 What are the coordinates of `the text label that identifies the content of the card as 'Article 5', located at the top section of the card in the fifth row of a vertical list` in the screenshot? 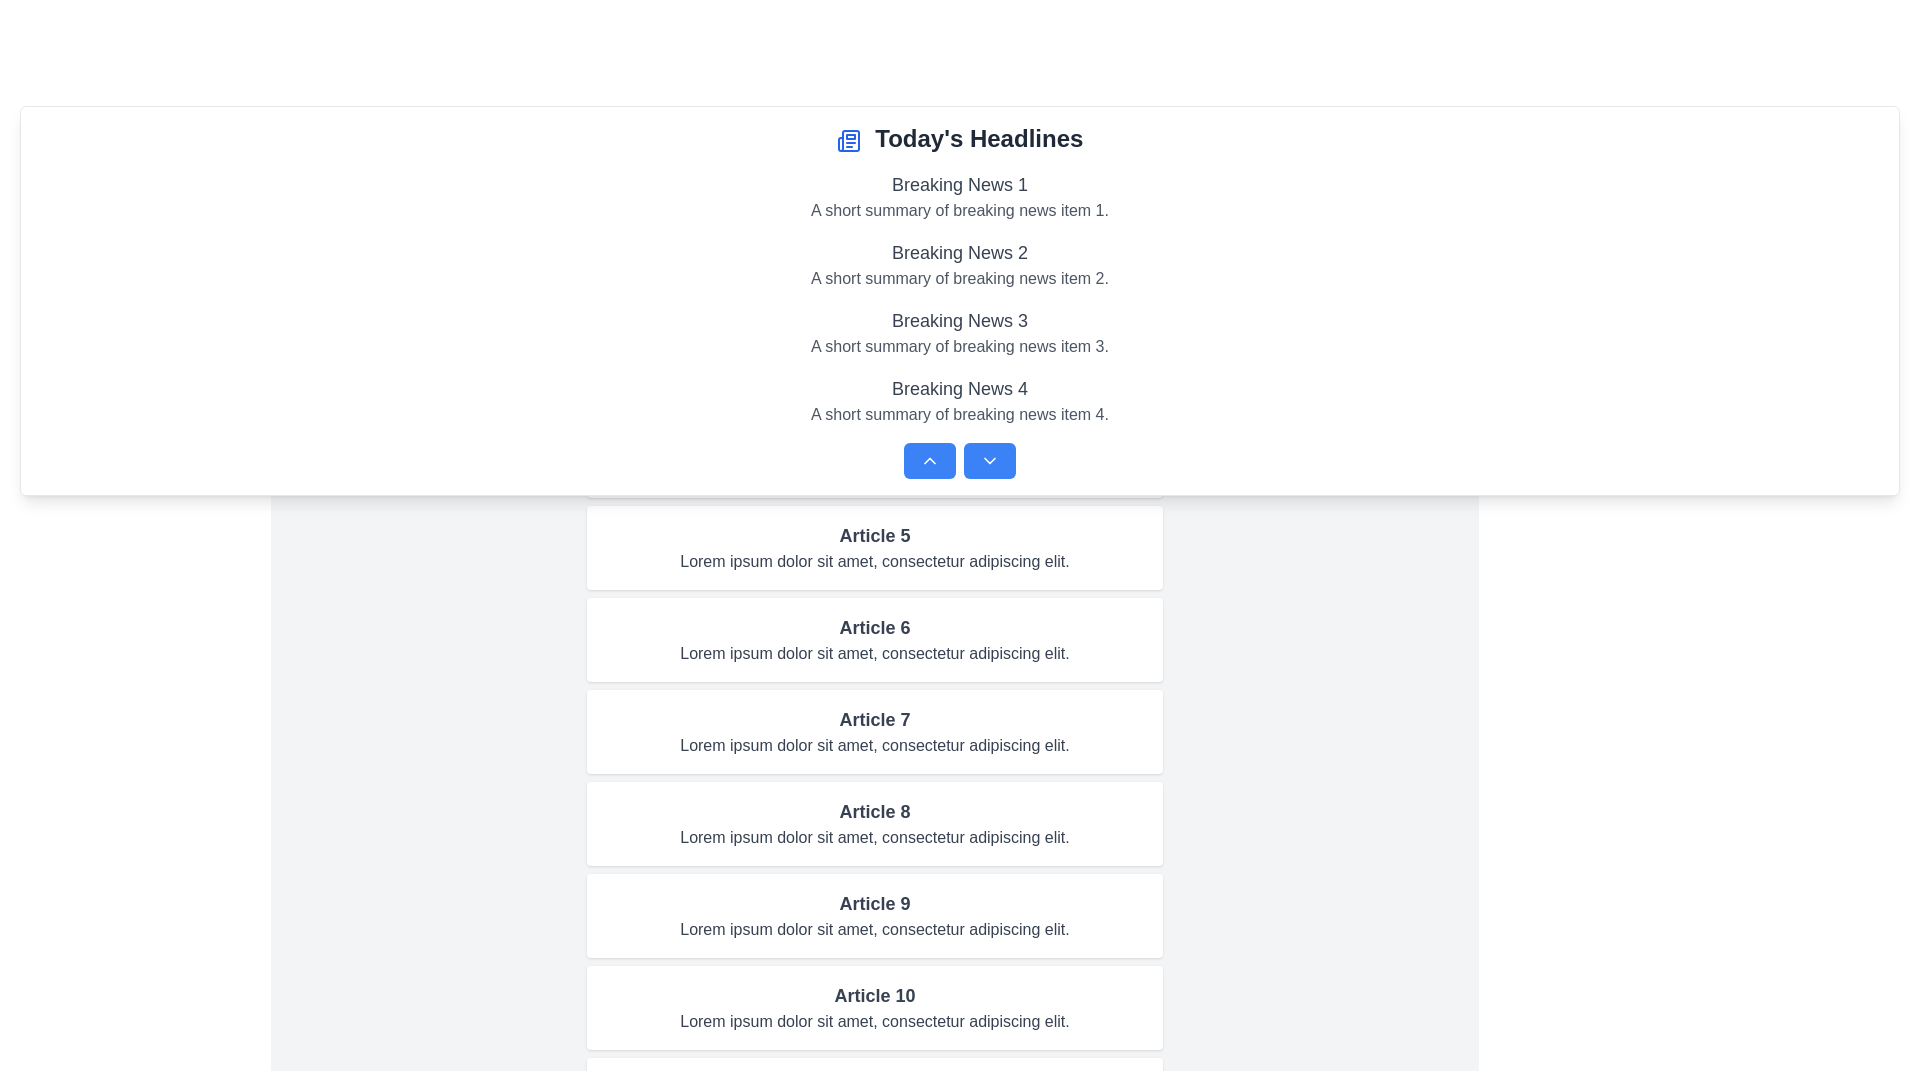 It's located at (874, 535).